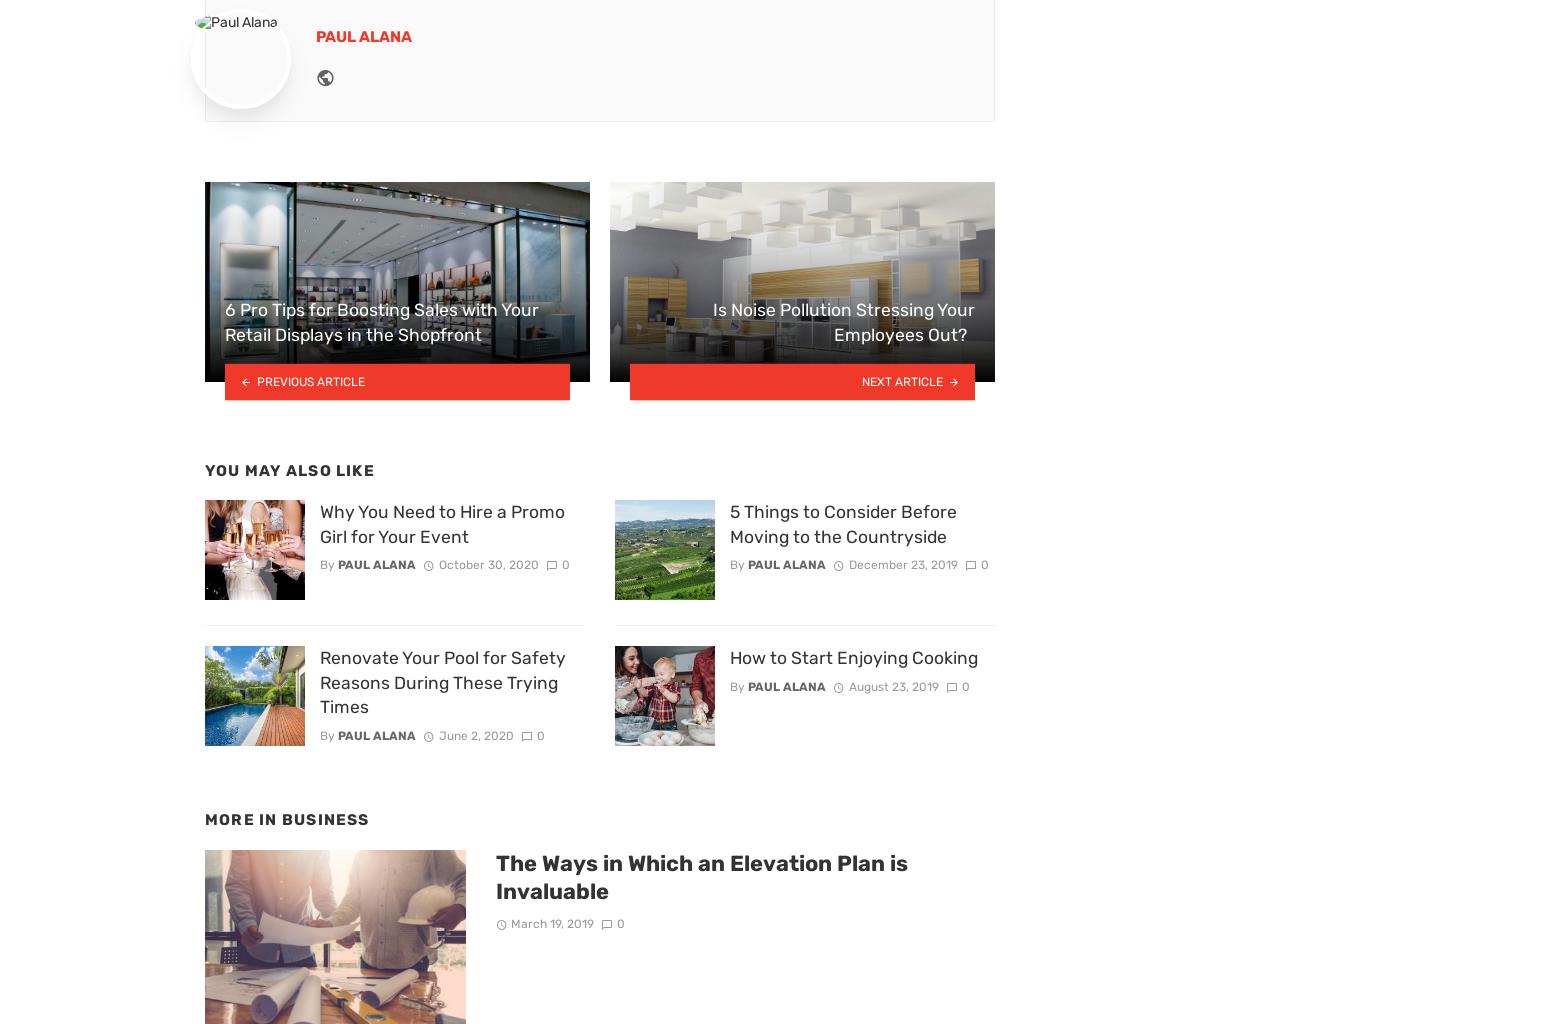  Describe the element at coordinates (243, 819) in the screenshot. I see `'More in'` at that location.